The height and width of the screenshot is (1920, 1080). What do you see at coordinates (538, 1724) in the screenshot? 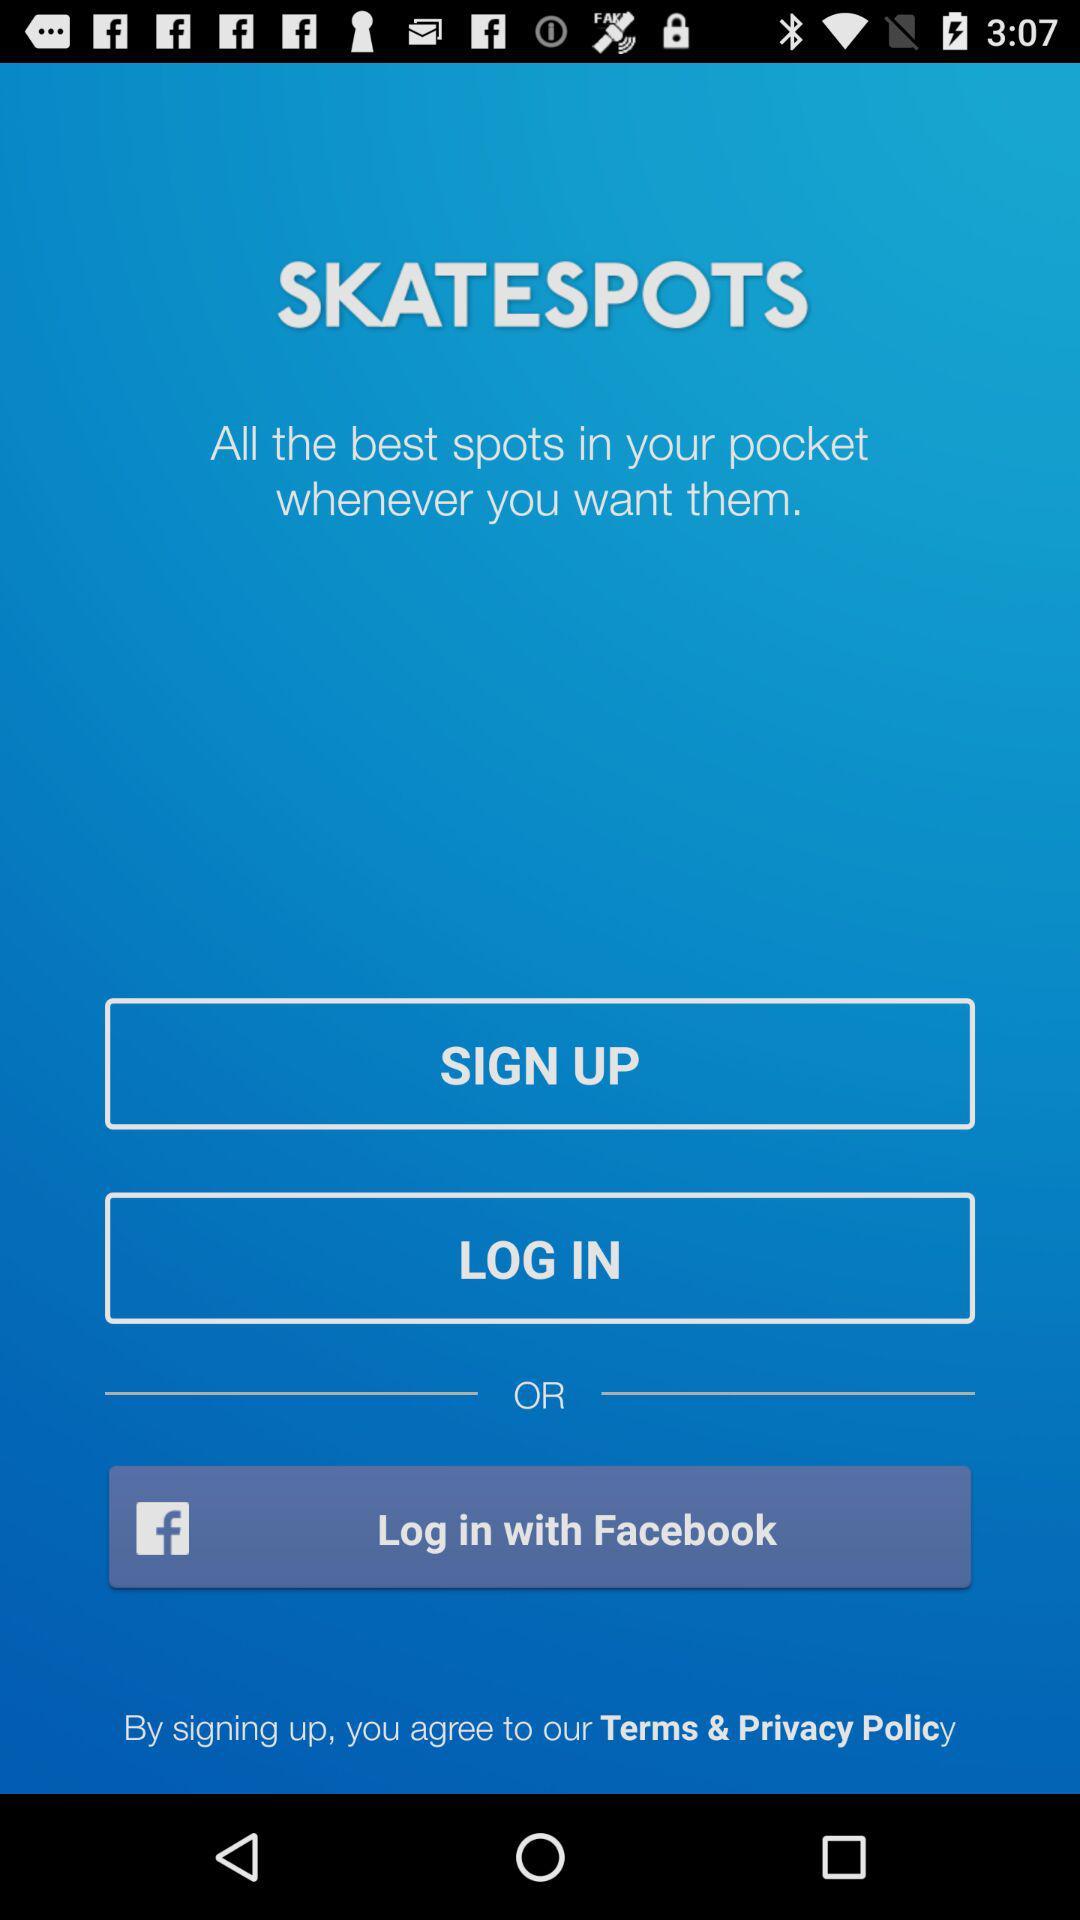
I see `by signing up` at bounding box center [538, 1724].